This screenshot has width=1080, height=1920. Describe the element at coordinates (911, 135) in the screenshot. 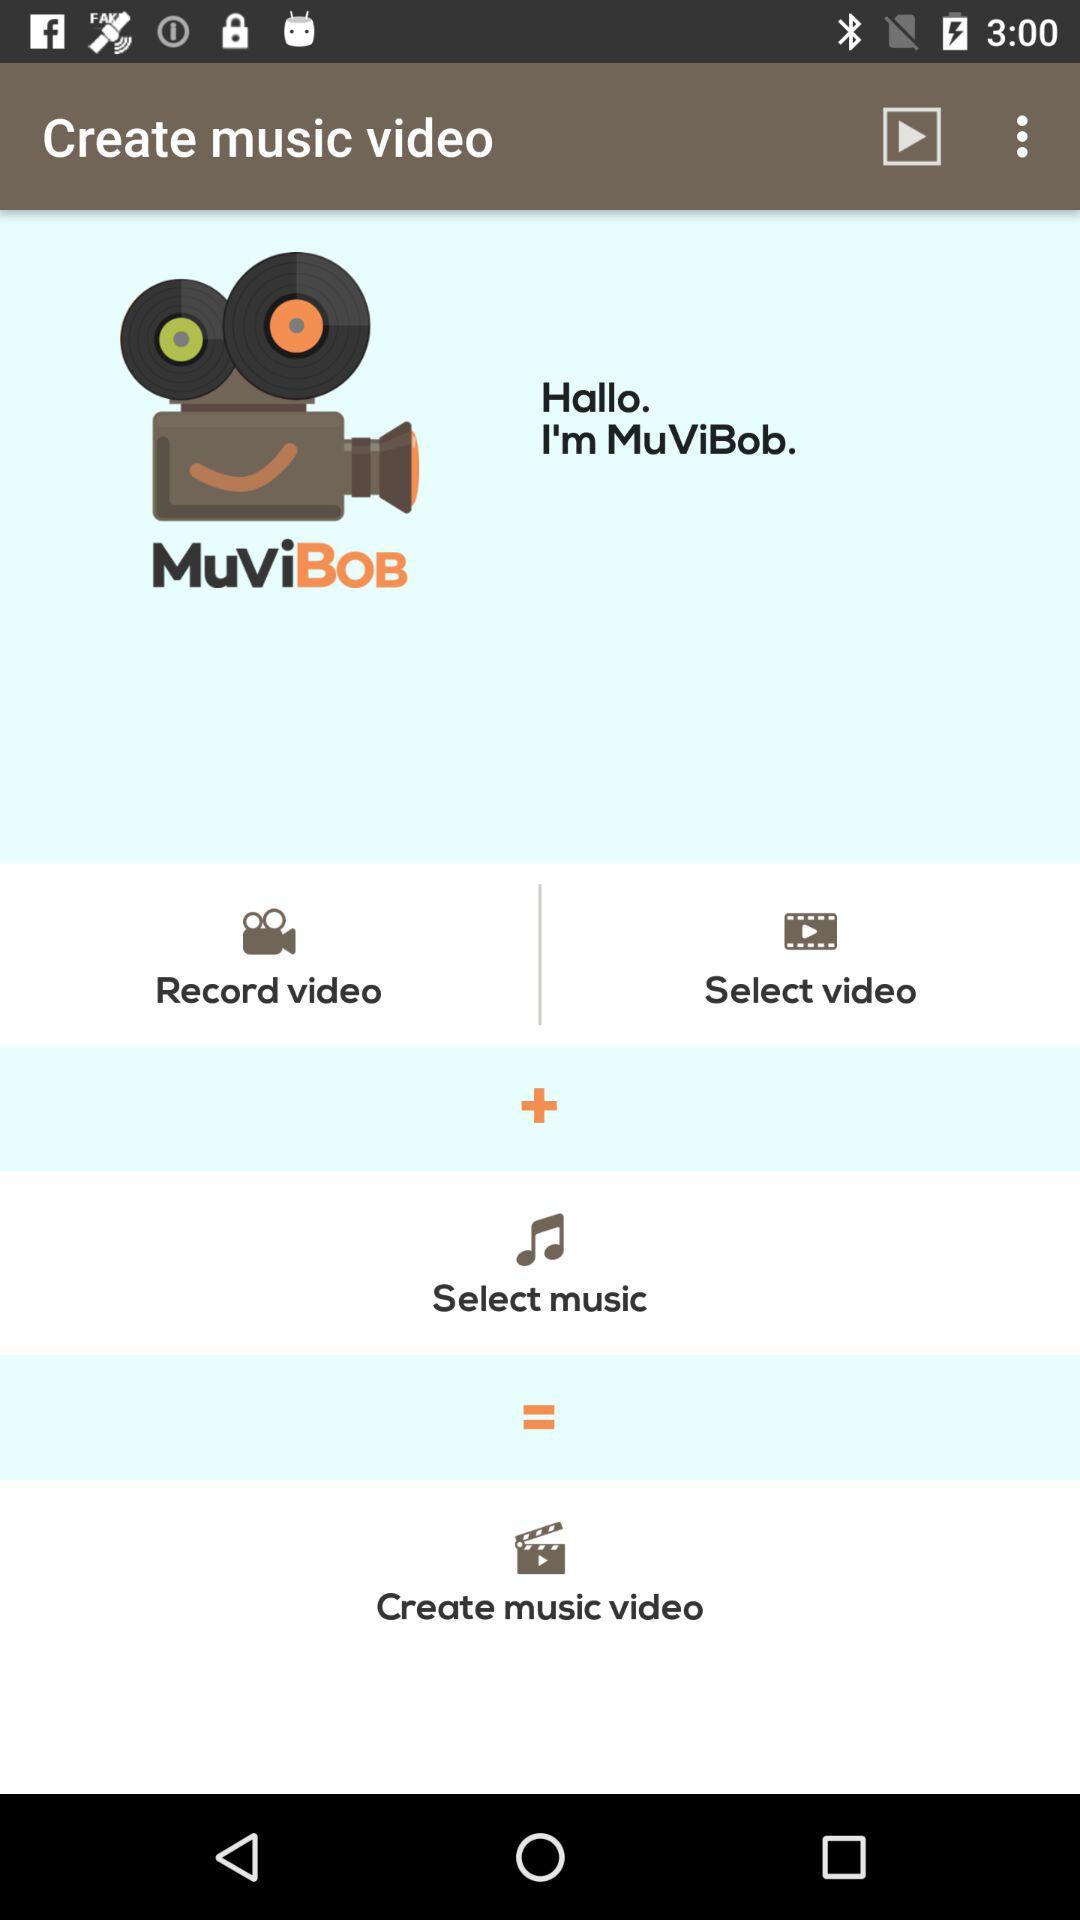

I see `app next to create music video icon` at that location.